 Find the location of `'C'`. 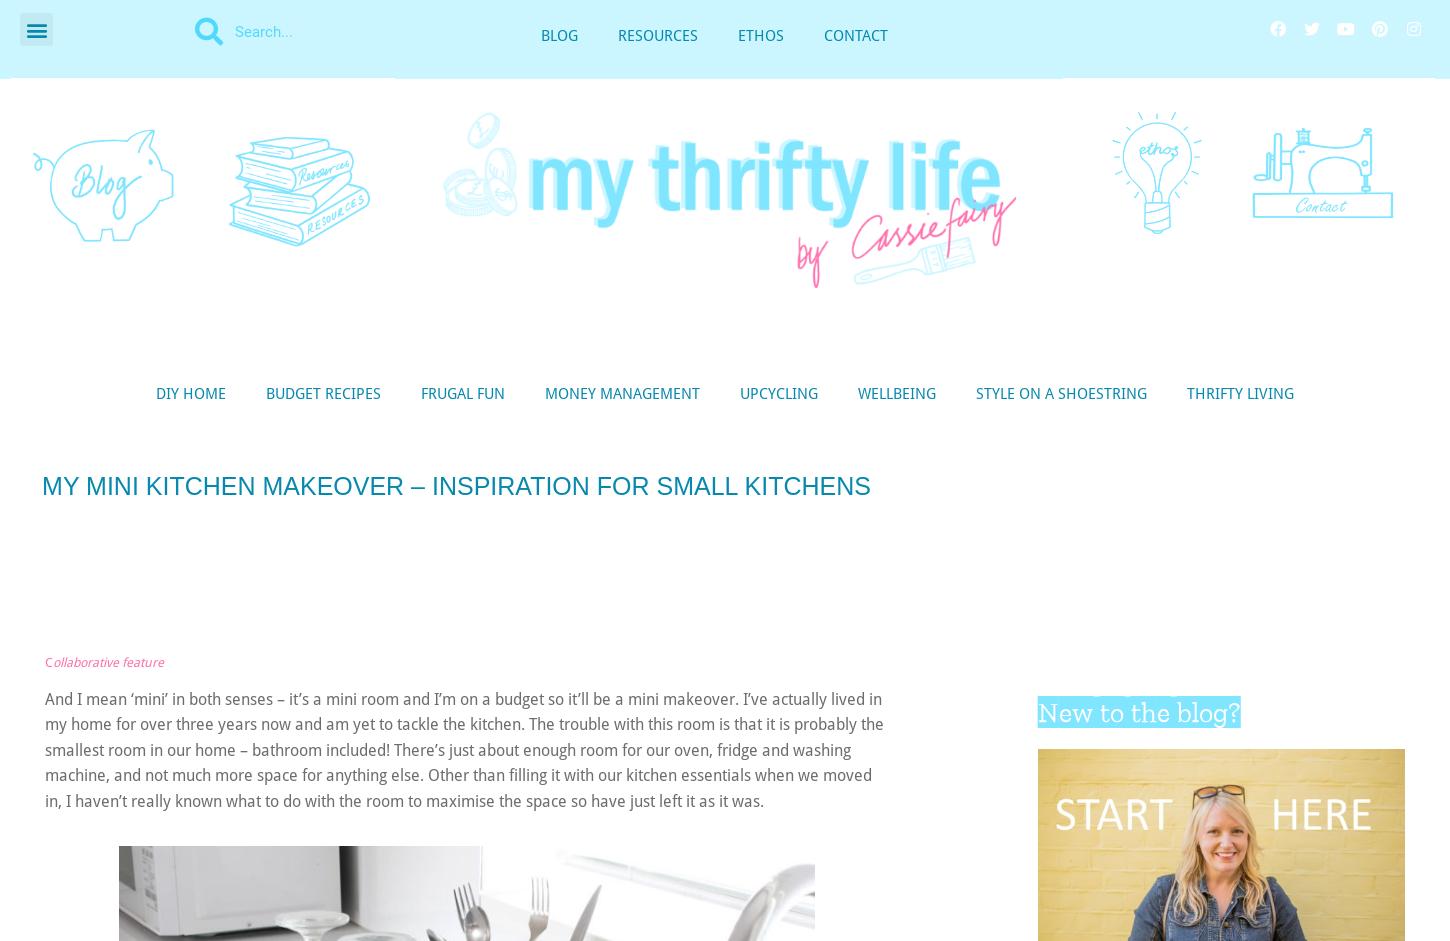

'C' is located at coordinates (44, 661).